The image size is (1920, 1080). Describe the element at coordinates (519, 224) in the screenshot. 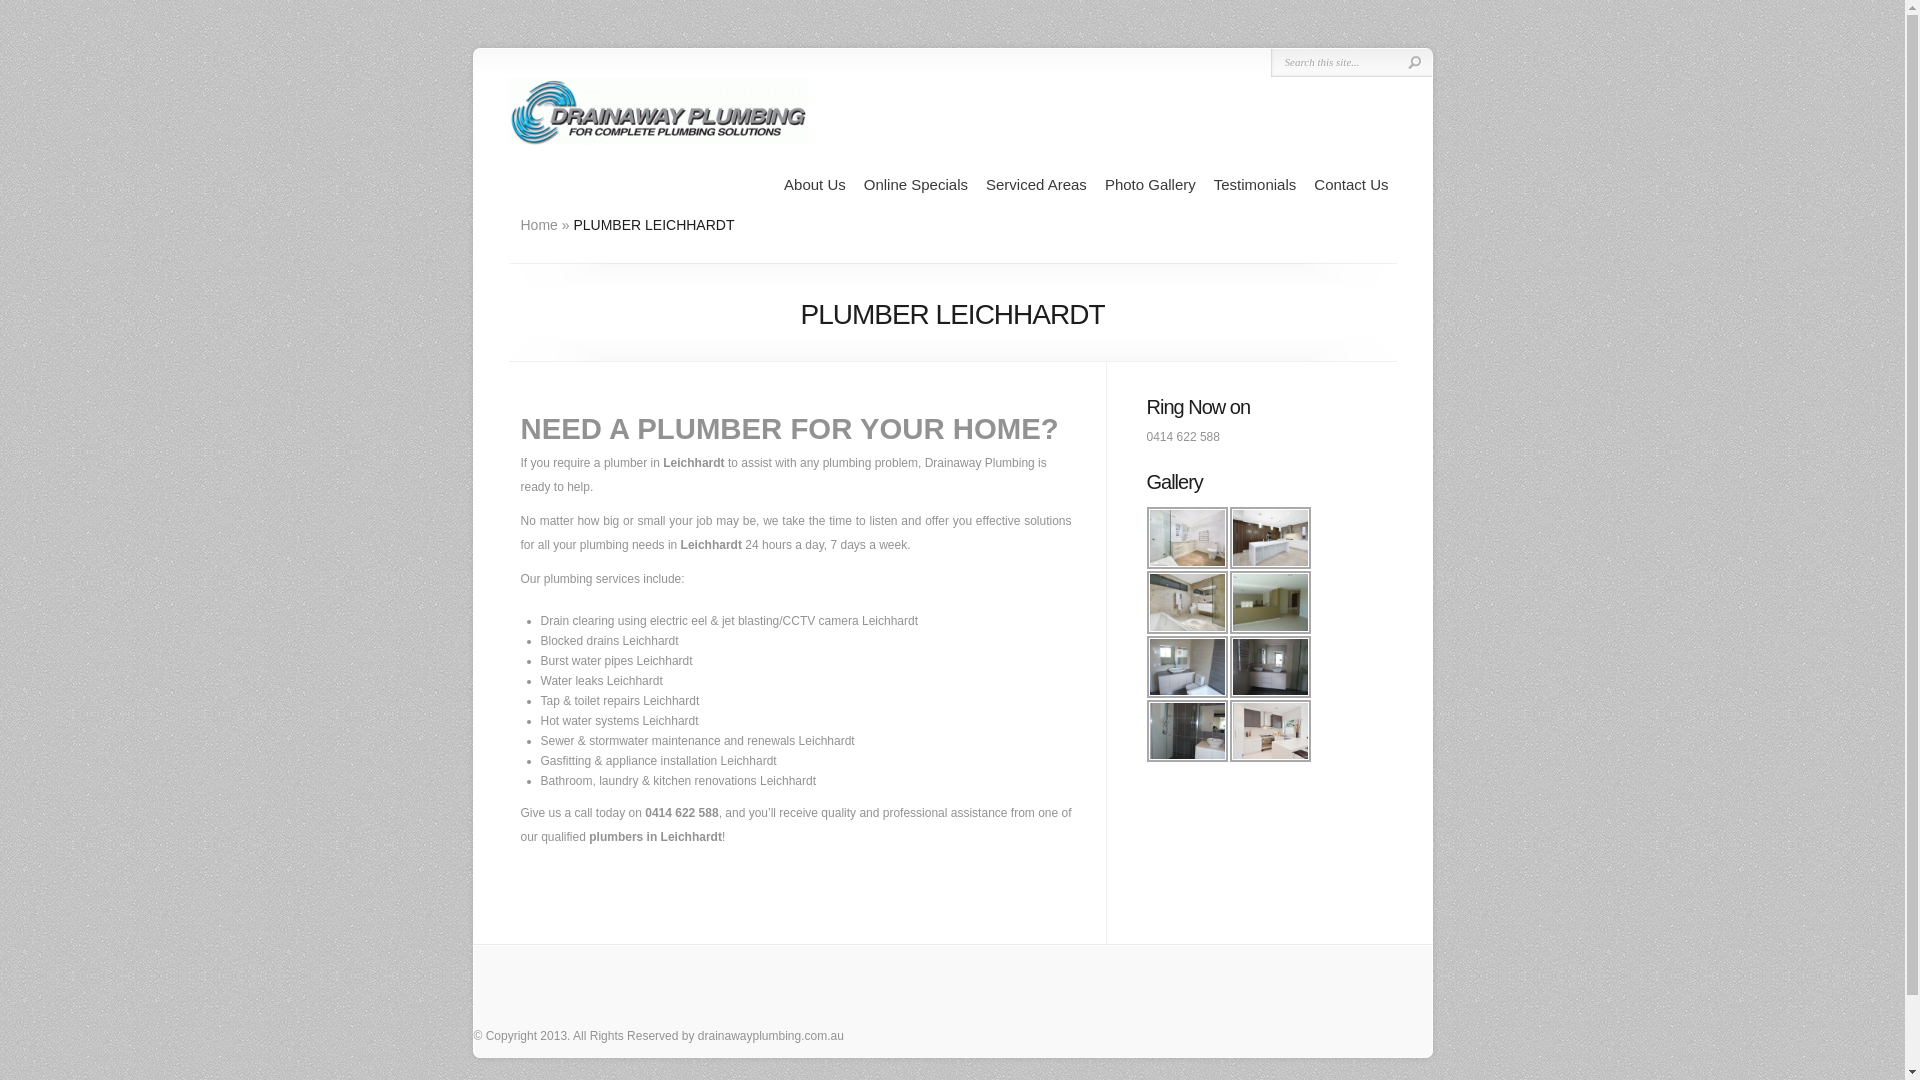

I see `'Home'` at that location.